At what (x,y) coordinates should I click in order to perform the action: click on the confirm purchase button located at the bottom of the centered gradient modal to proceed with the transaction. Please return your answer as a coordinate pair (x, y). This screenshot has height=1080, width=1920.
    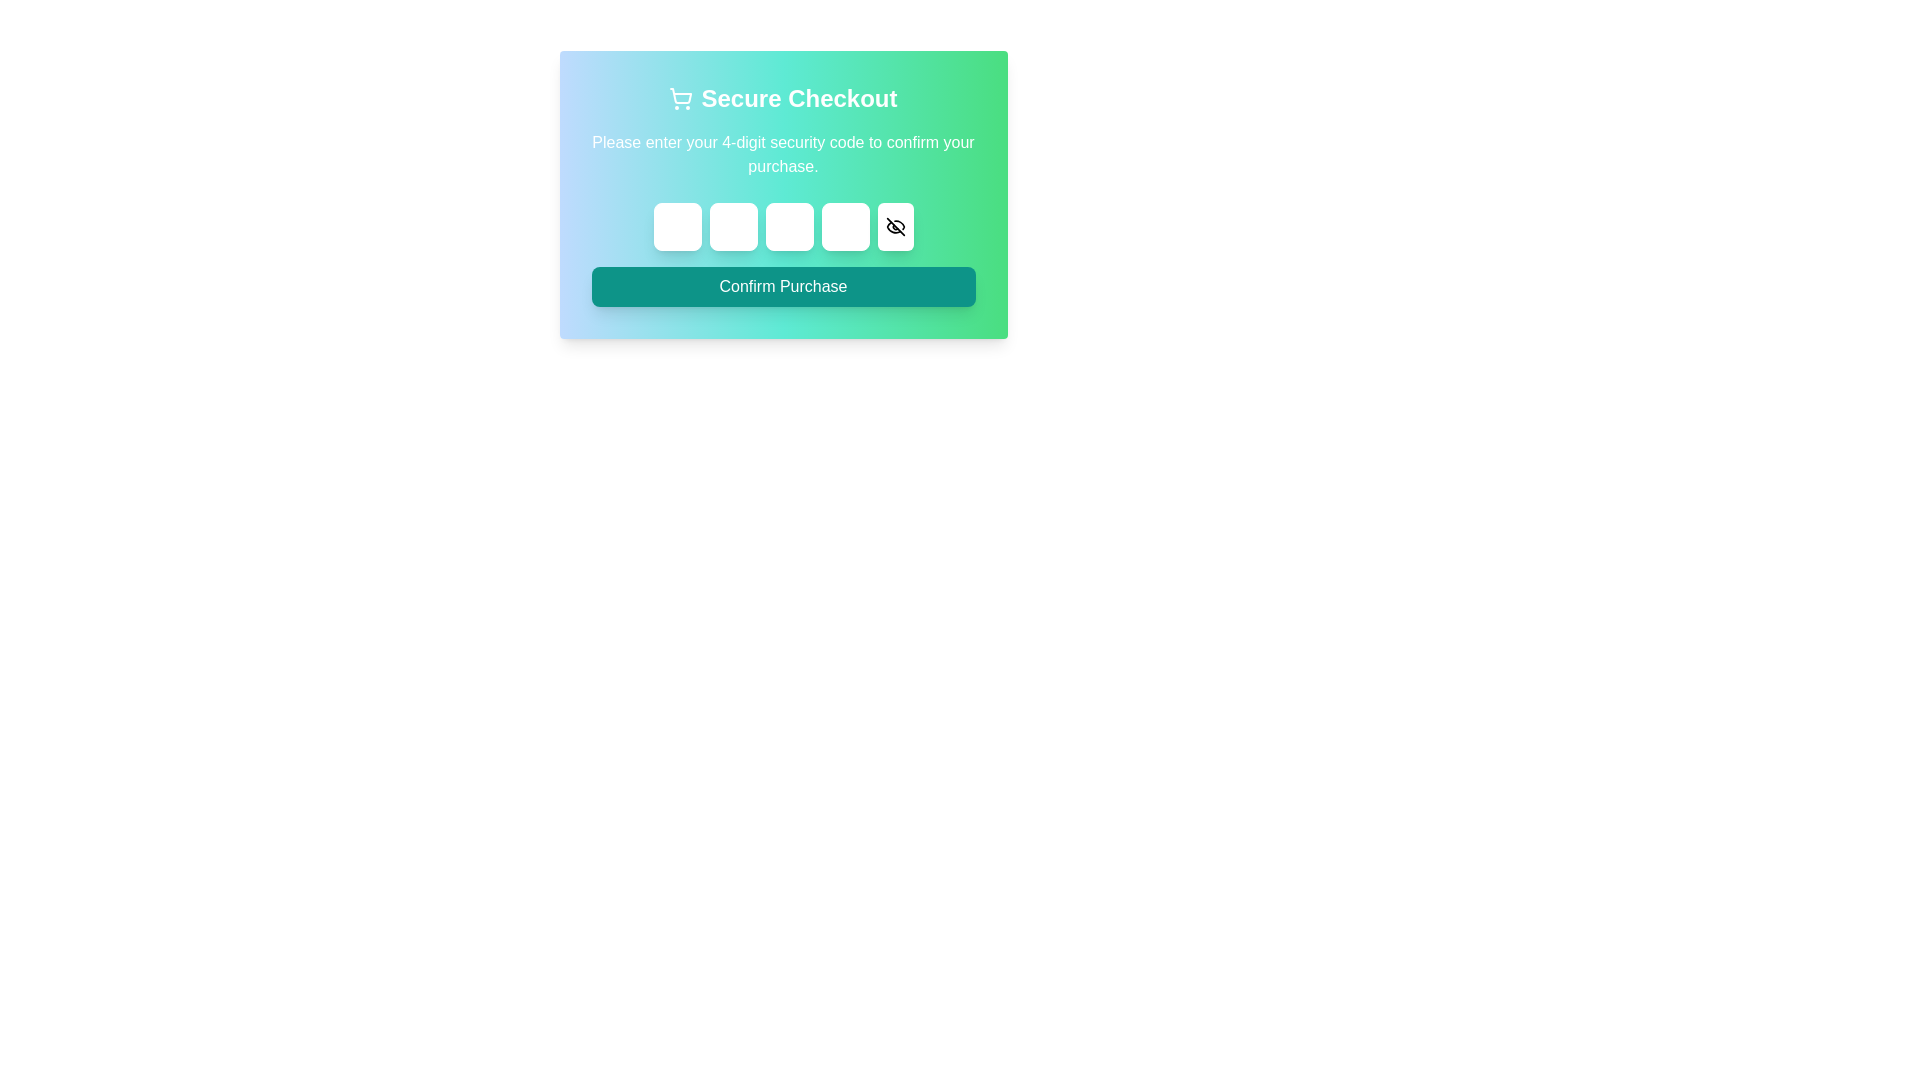
    Looking at the image, I should click on (782, 286).